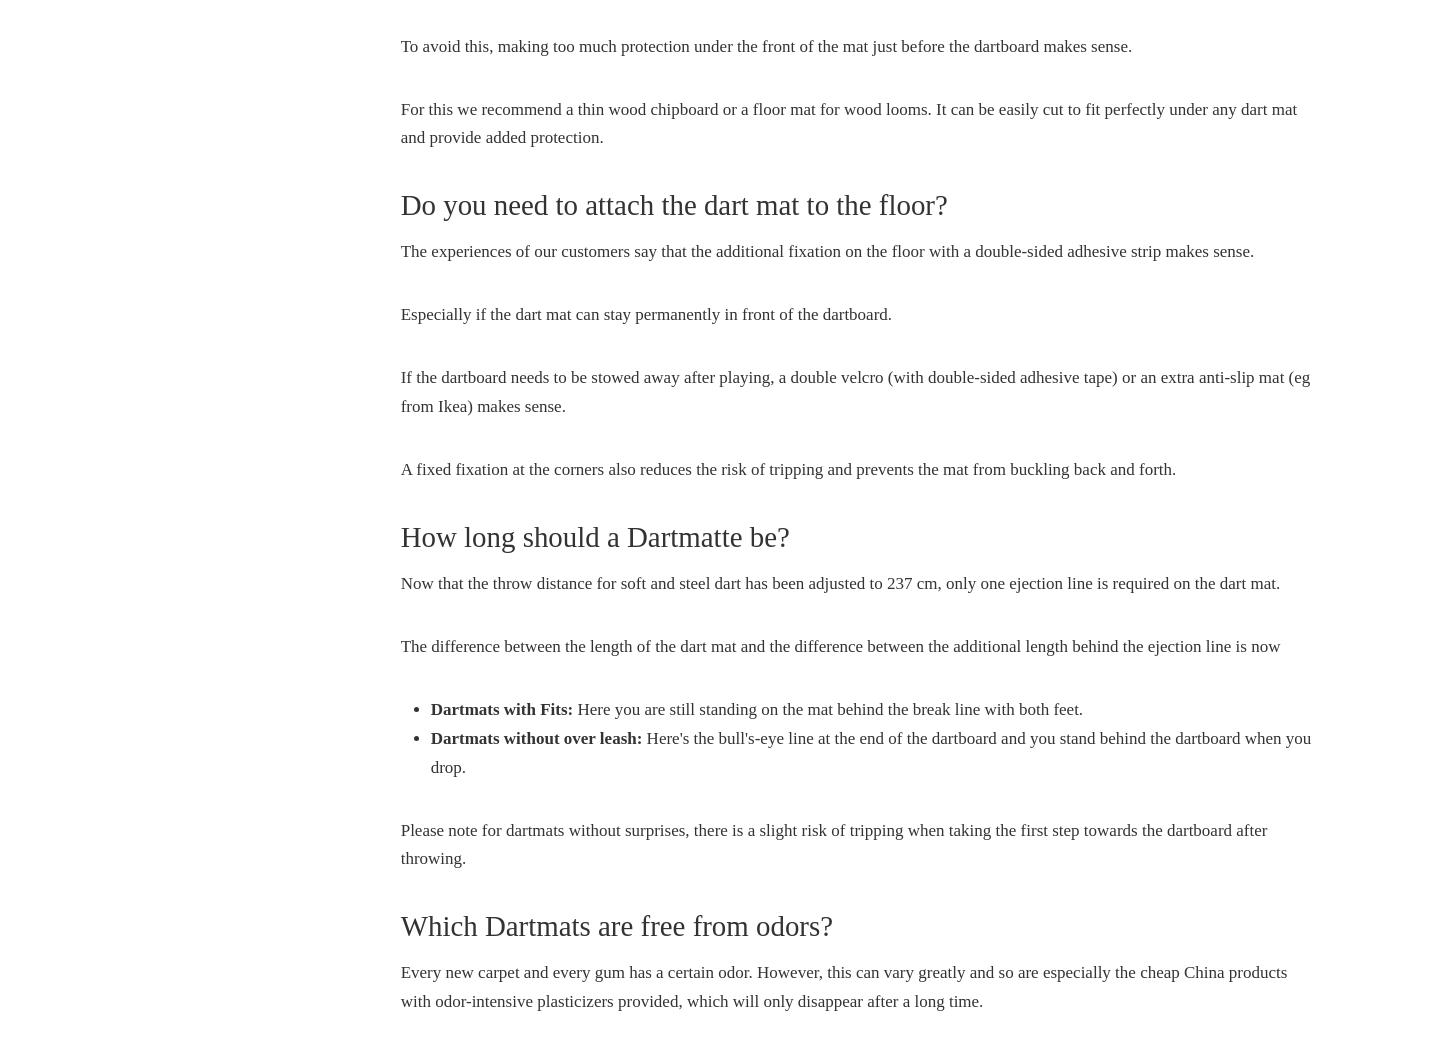 Image resolution: width=1450 pixels, height=1045 pixels. I want to click on 'Now that the throw distance for soft and steel dart has been adjusted to 237 cm, only one ejection line is required on the dart mat.', so click(399, 582).